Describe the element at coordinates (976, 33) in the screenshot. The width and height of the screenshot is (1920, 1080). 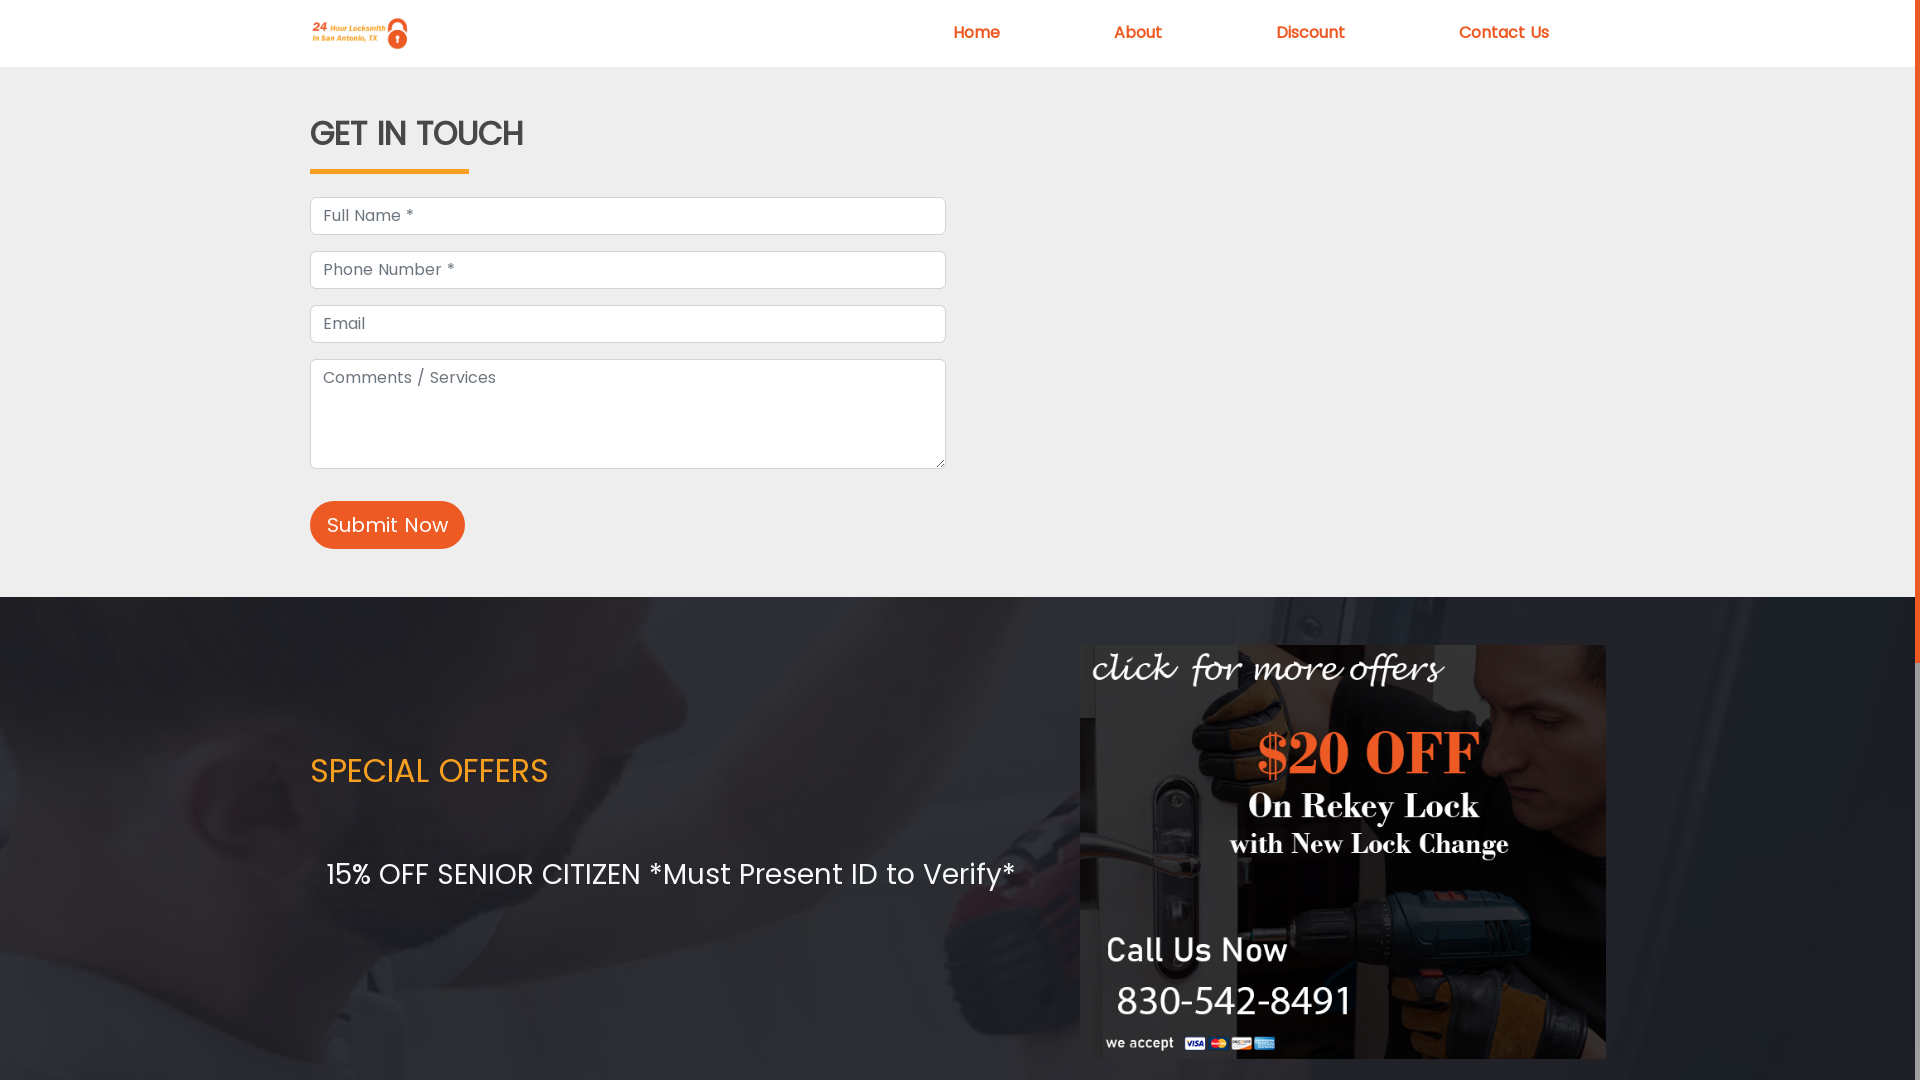
I see `'Home'` at that location.